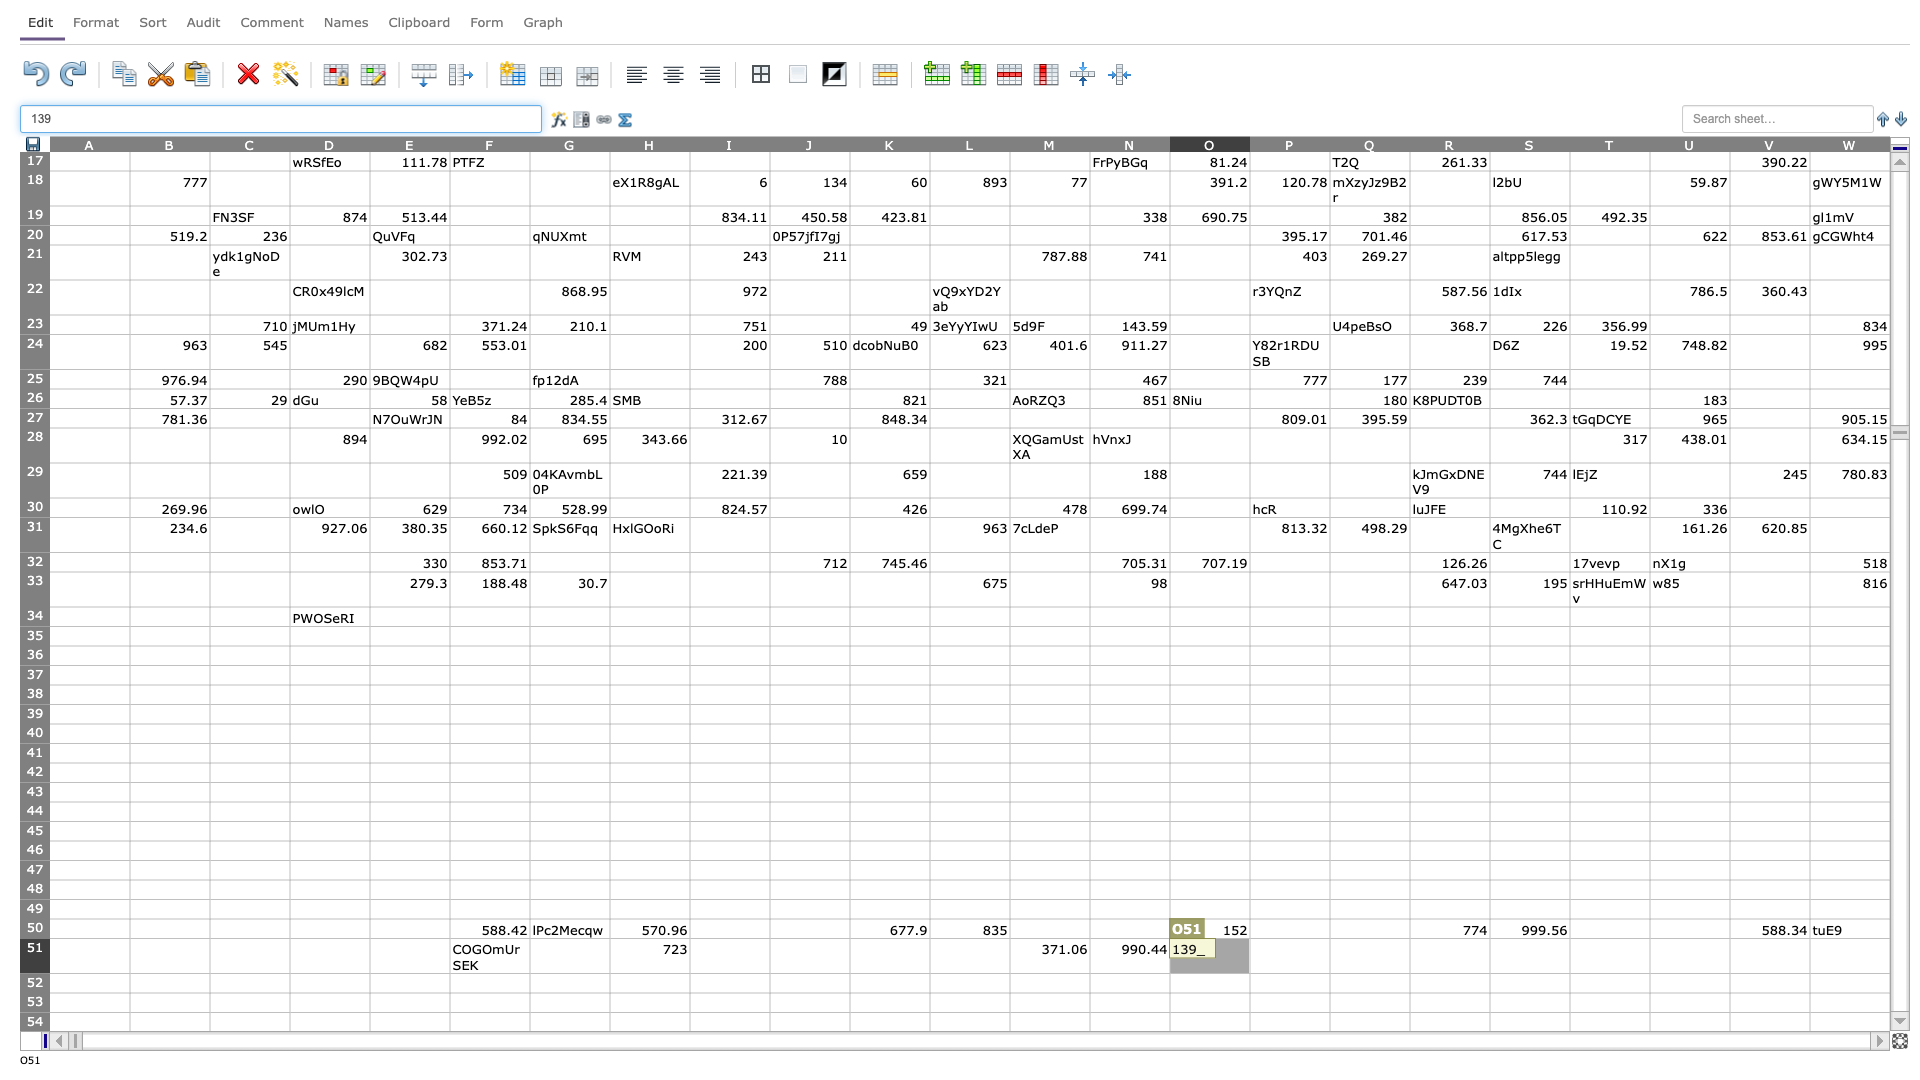  I want to click on top left at column R row 51, so click(1409, 938).